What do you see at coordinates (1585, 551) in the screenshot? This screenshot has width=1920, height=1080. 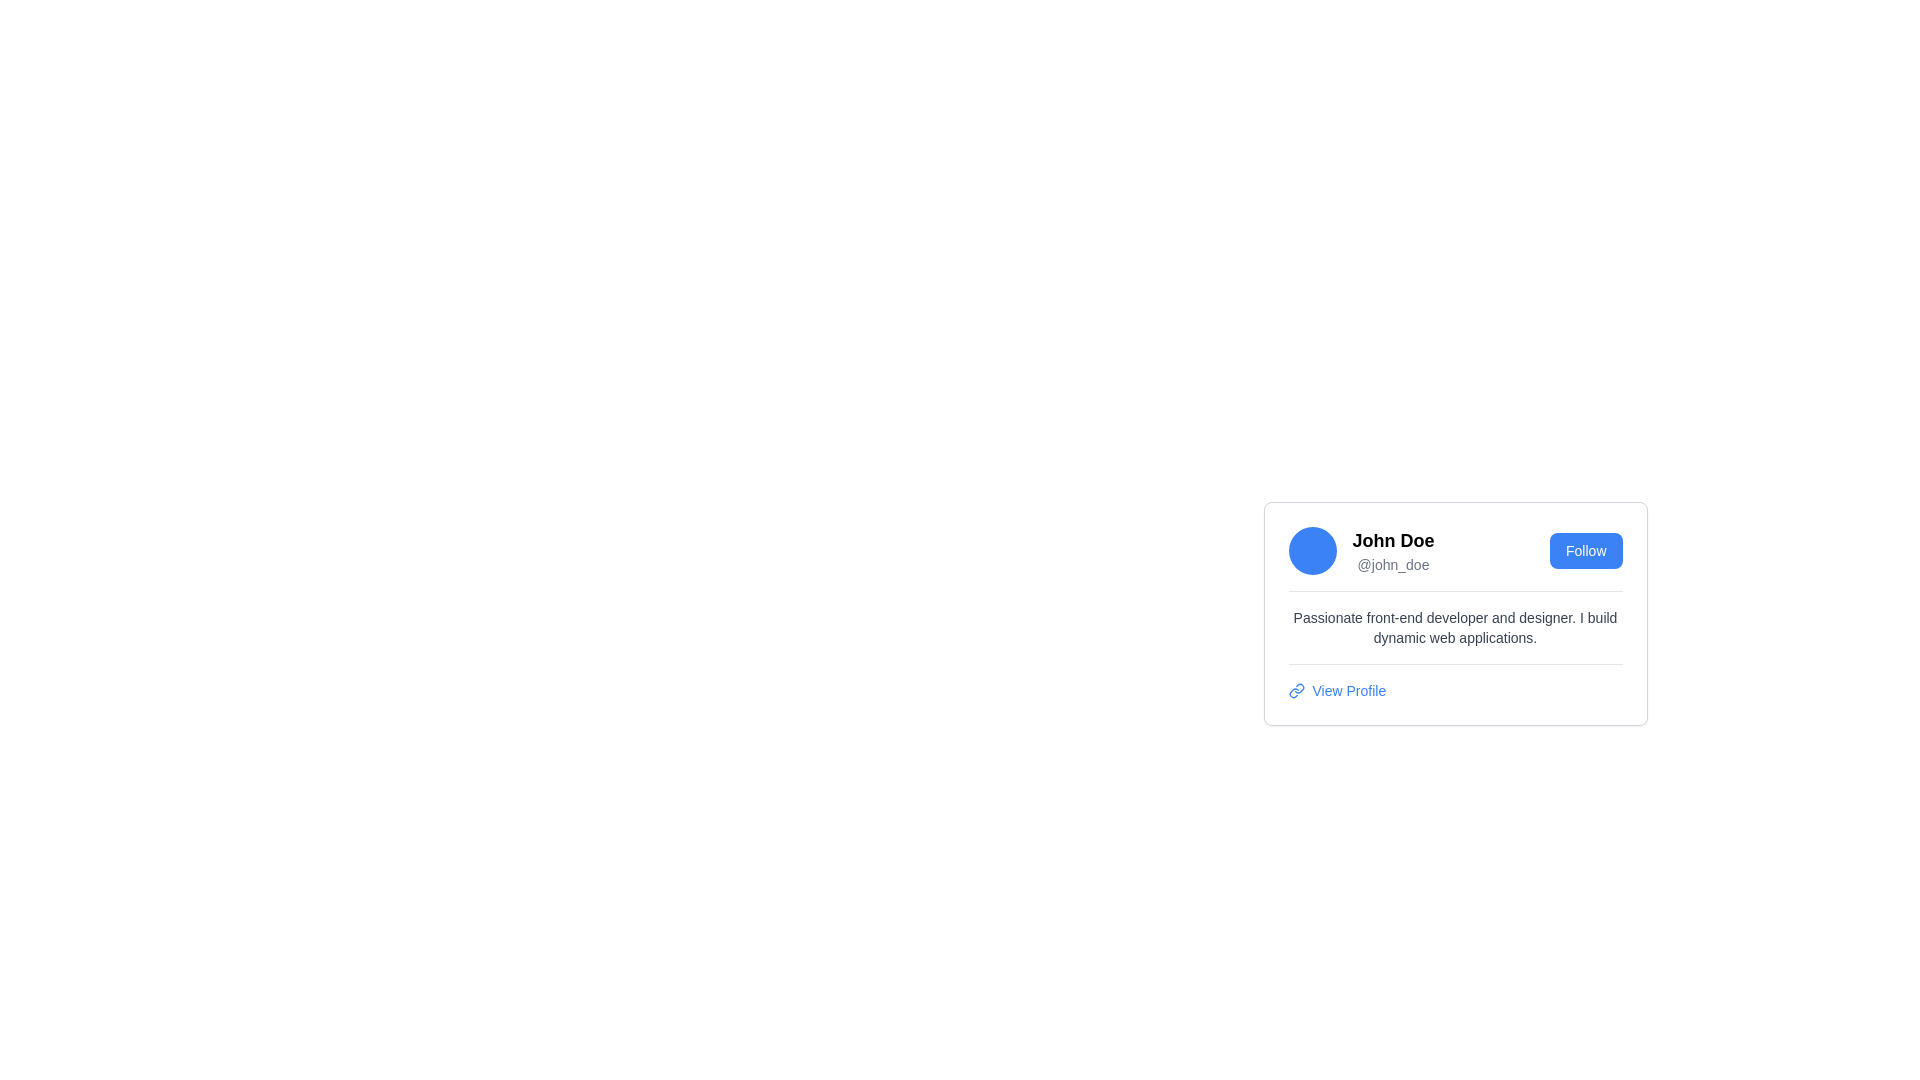 I see `the 'Follow' button, which has a blue background and white text, to follow the user '@john_doe'` at bounding box center [1585, 551].